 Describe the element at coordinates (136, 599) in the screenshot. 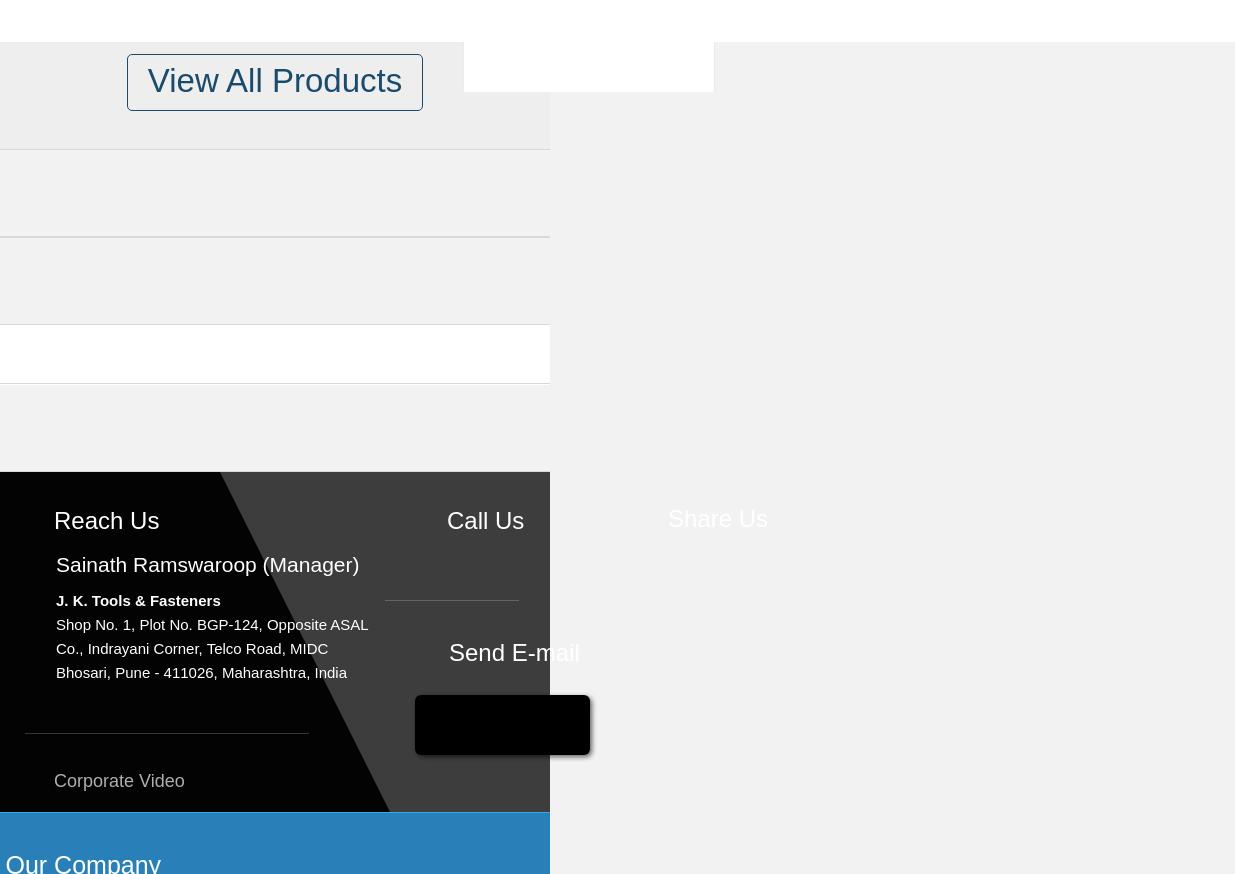

I see `'J. K. Tools & Fasteners'` at that location.